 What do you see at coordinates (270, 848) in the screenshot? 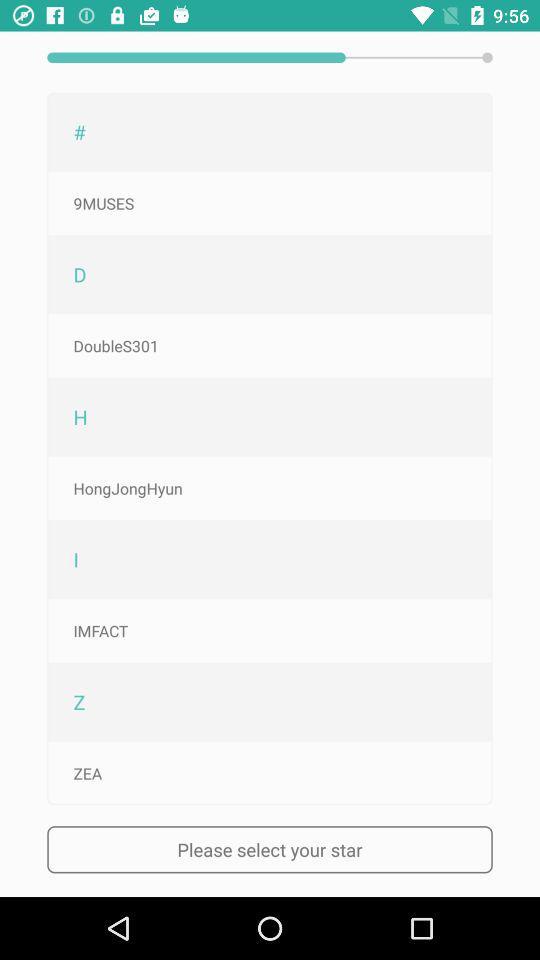
I see `please select your item` at bounding box center [270, 848].